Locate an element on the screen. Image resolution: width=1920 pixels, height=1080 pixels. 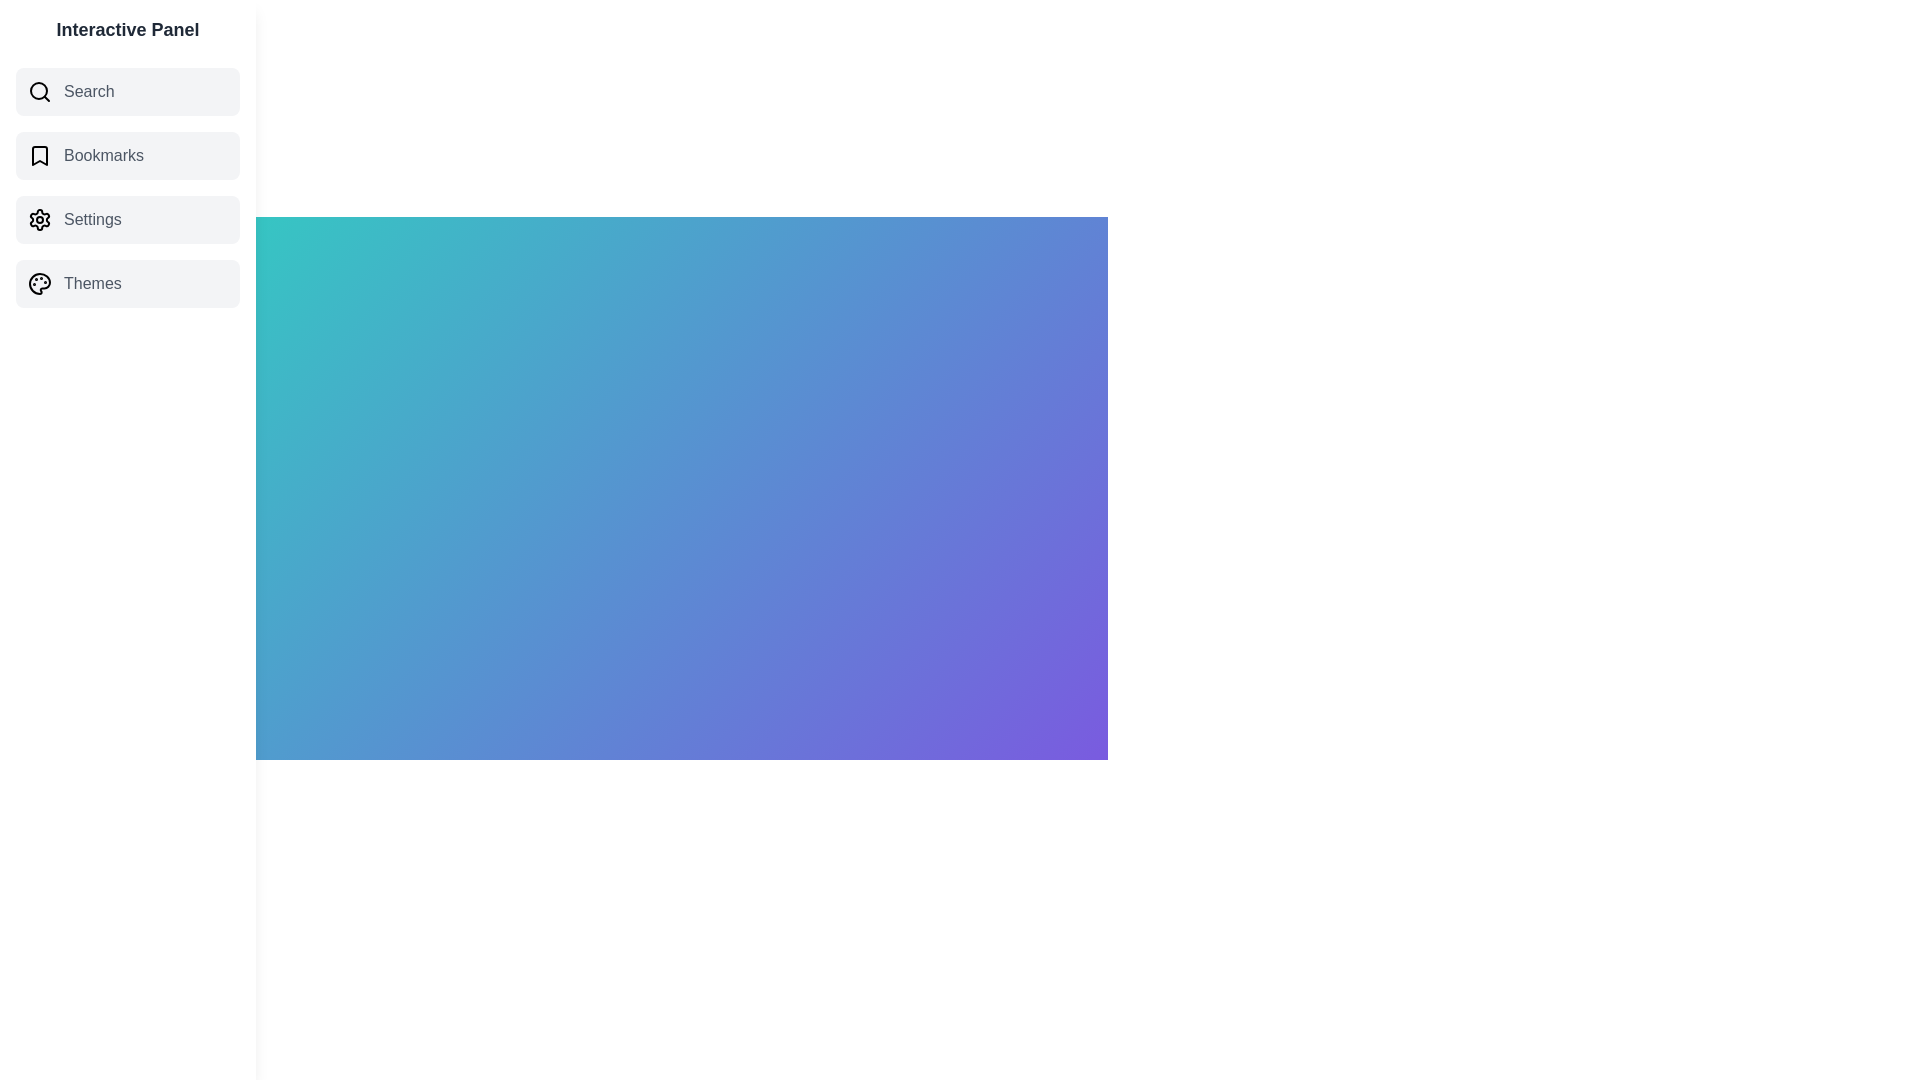
the category Search from the list is located at coordinates (127, 92).